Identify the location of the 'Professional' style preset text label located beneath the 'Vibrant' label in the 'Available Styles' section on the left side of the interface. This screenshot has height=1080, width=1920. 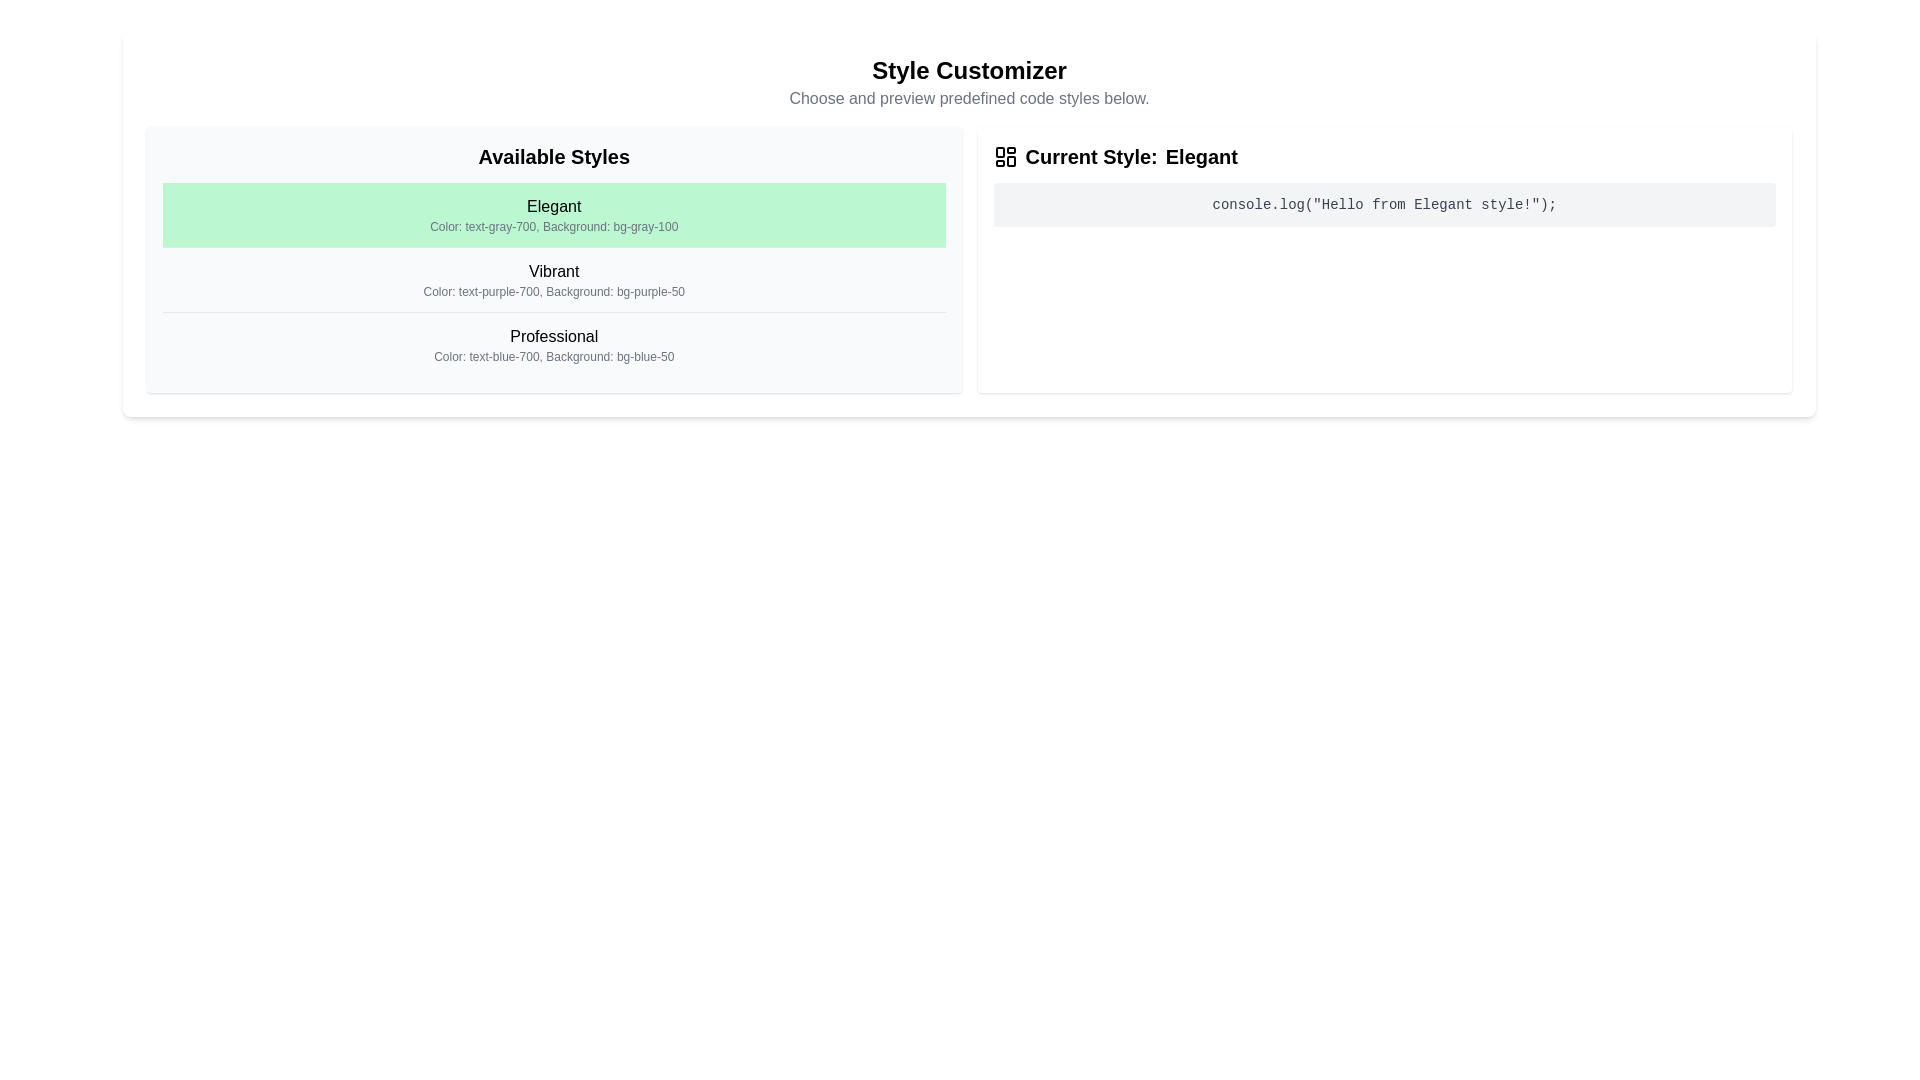
(554, 335).